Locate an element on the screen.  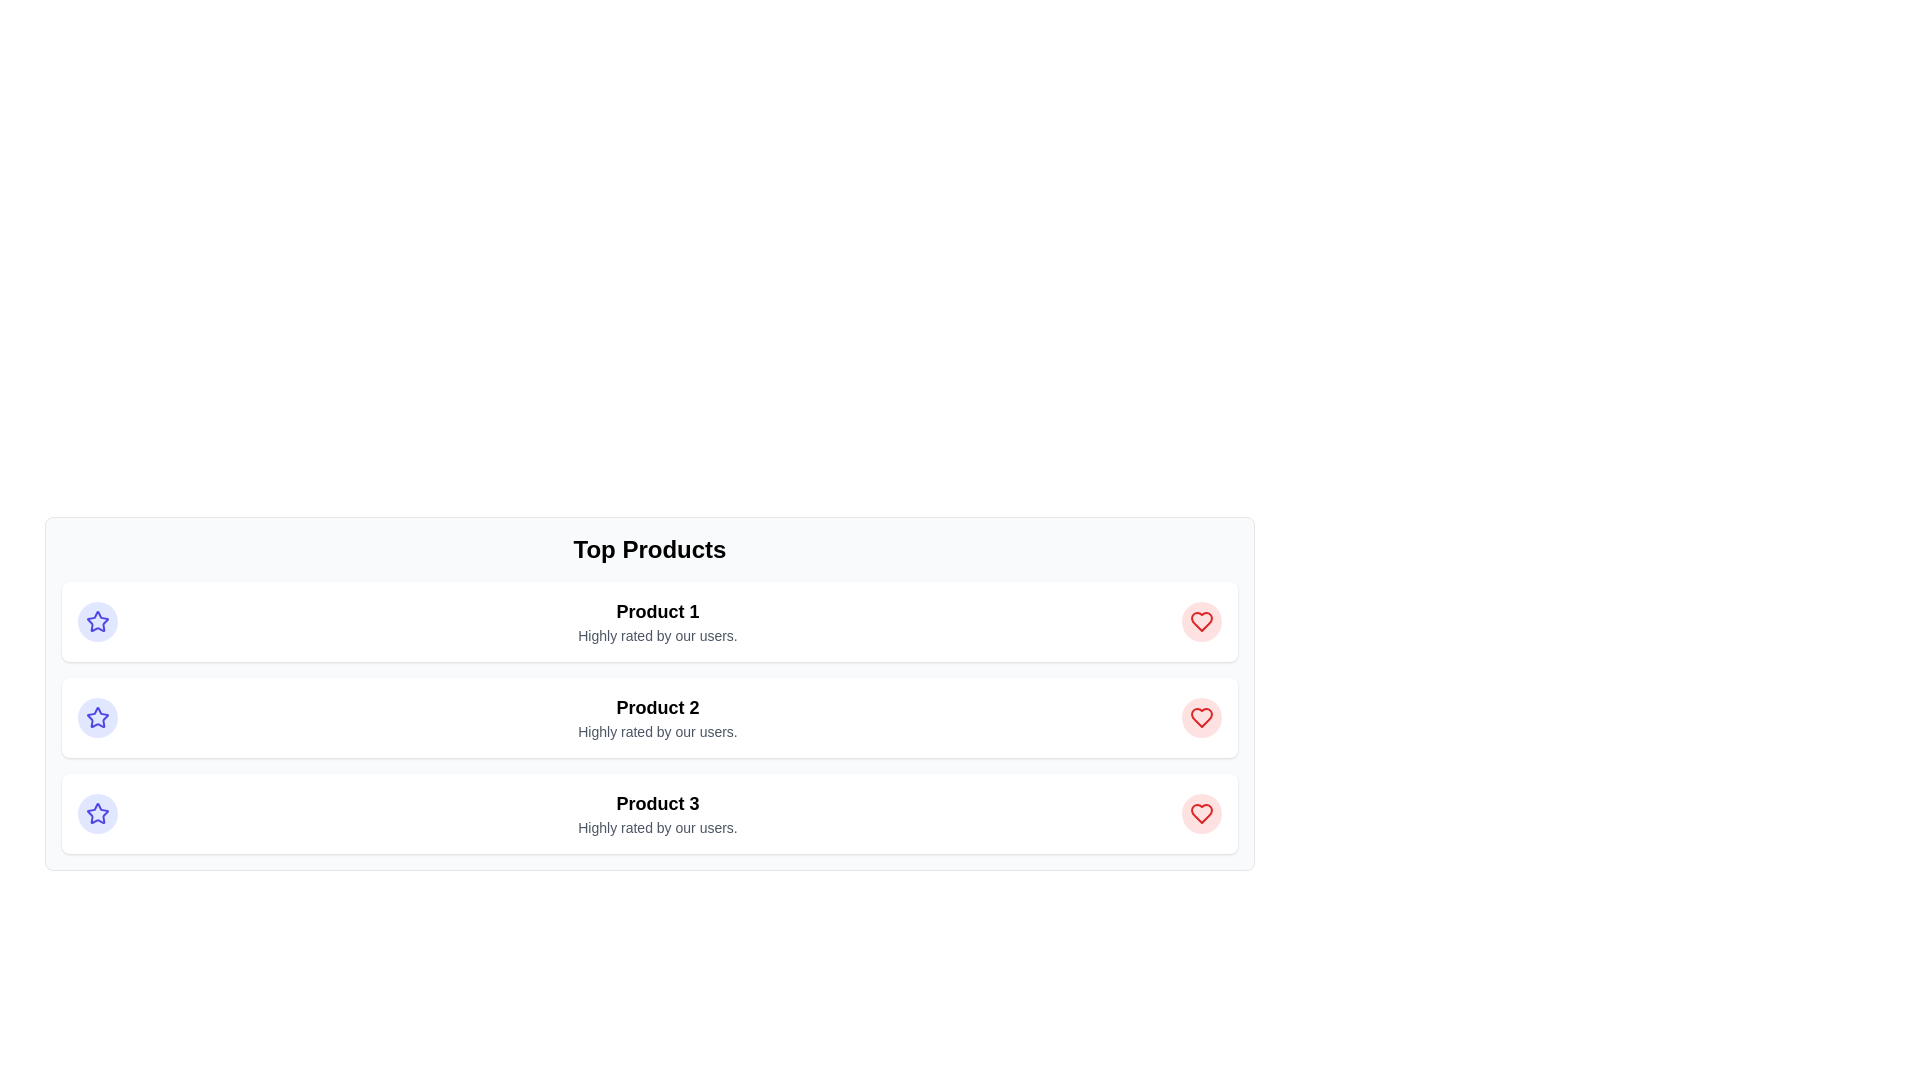
the informational text located below the title 'Product 1', which provides supplementary information about the product is located at coordinates (657, 636).